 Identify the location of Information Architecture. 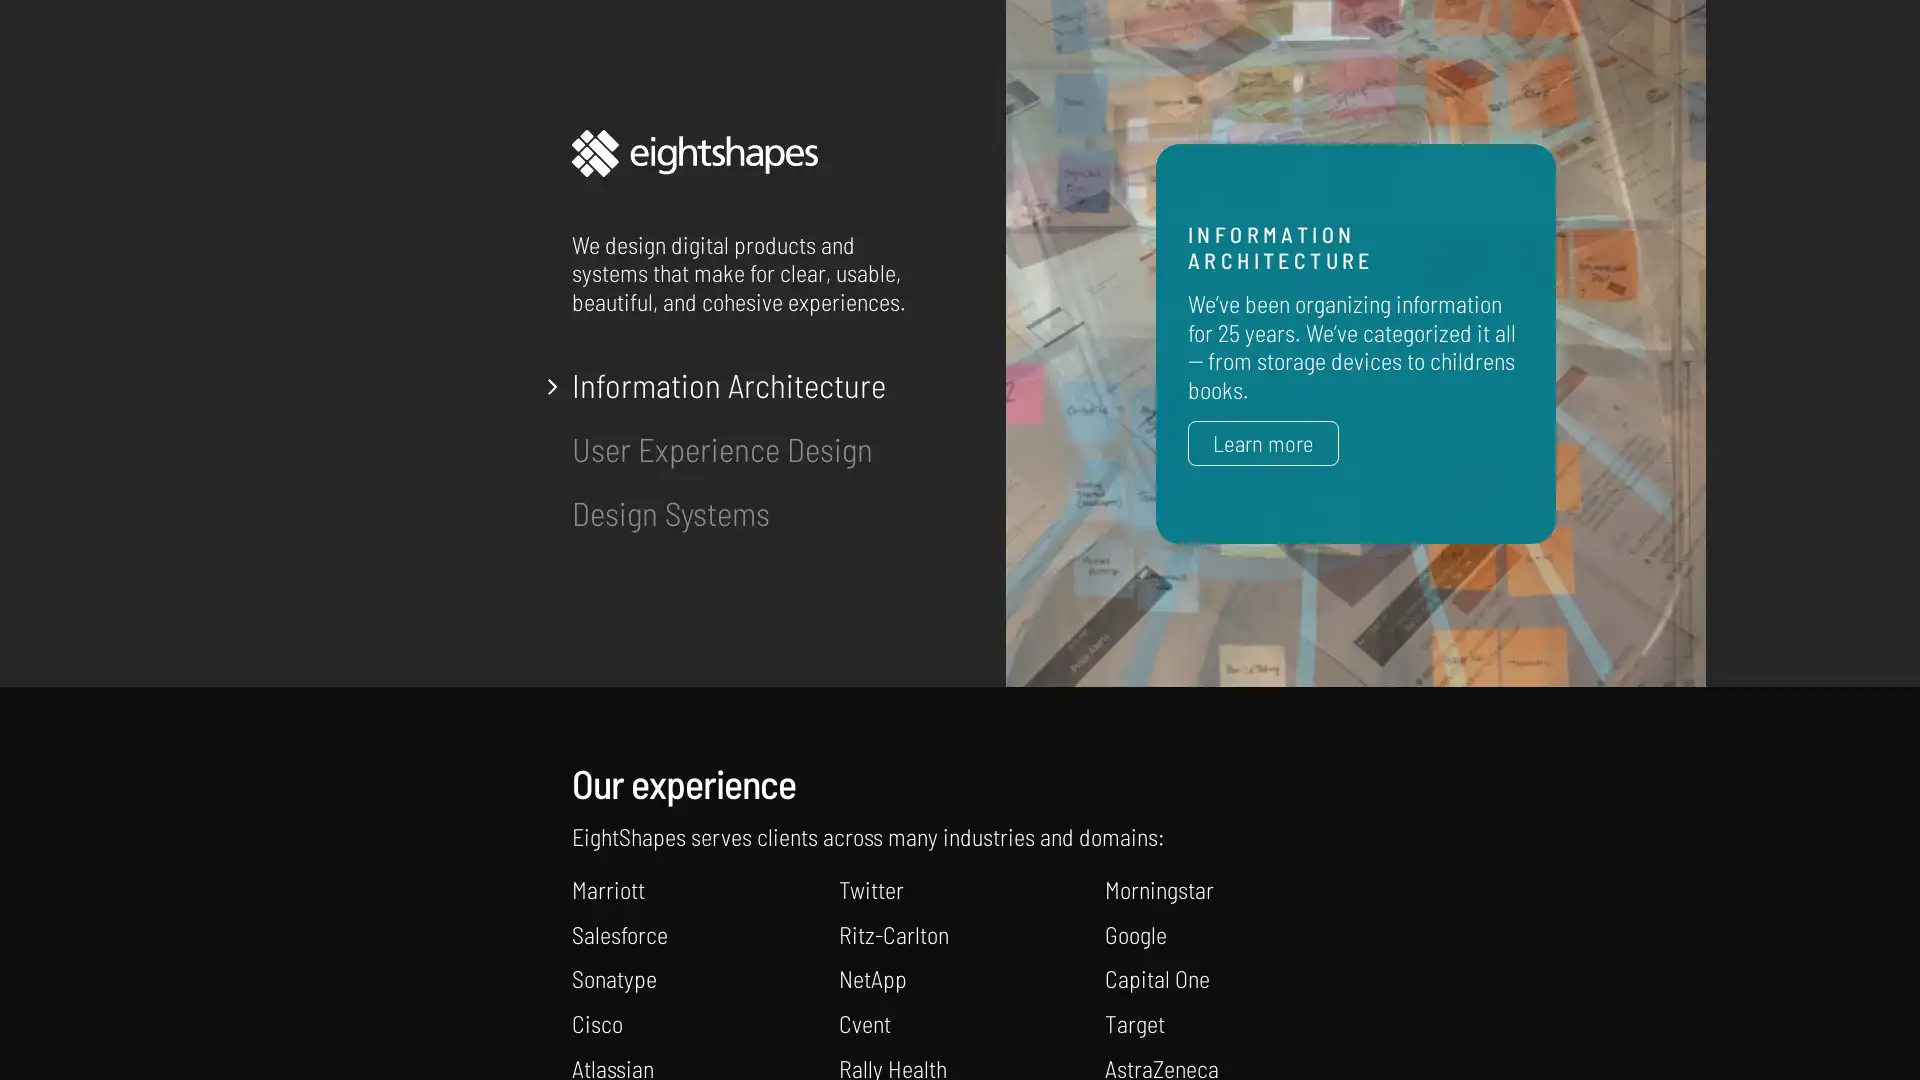
(728, 385).